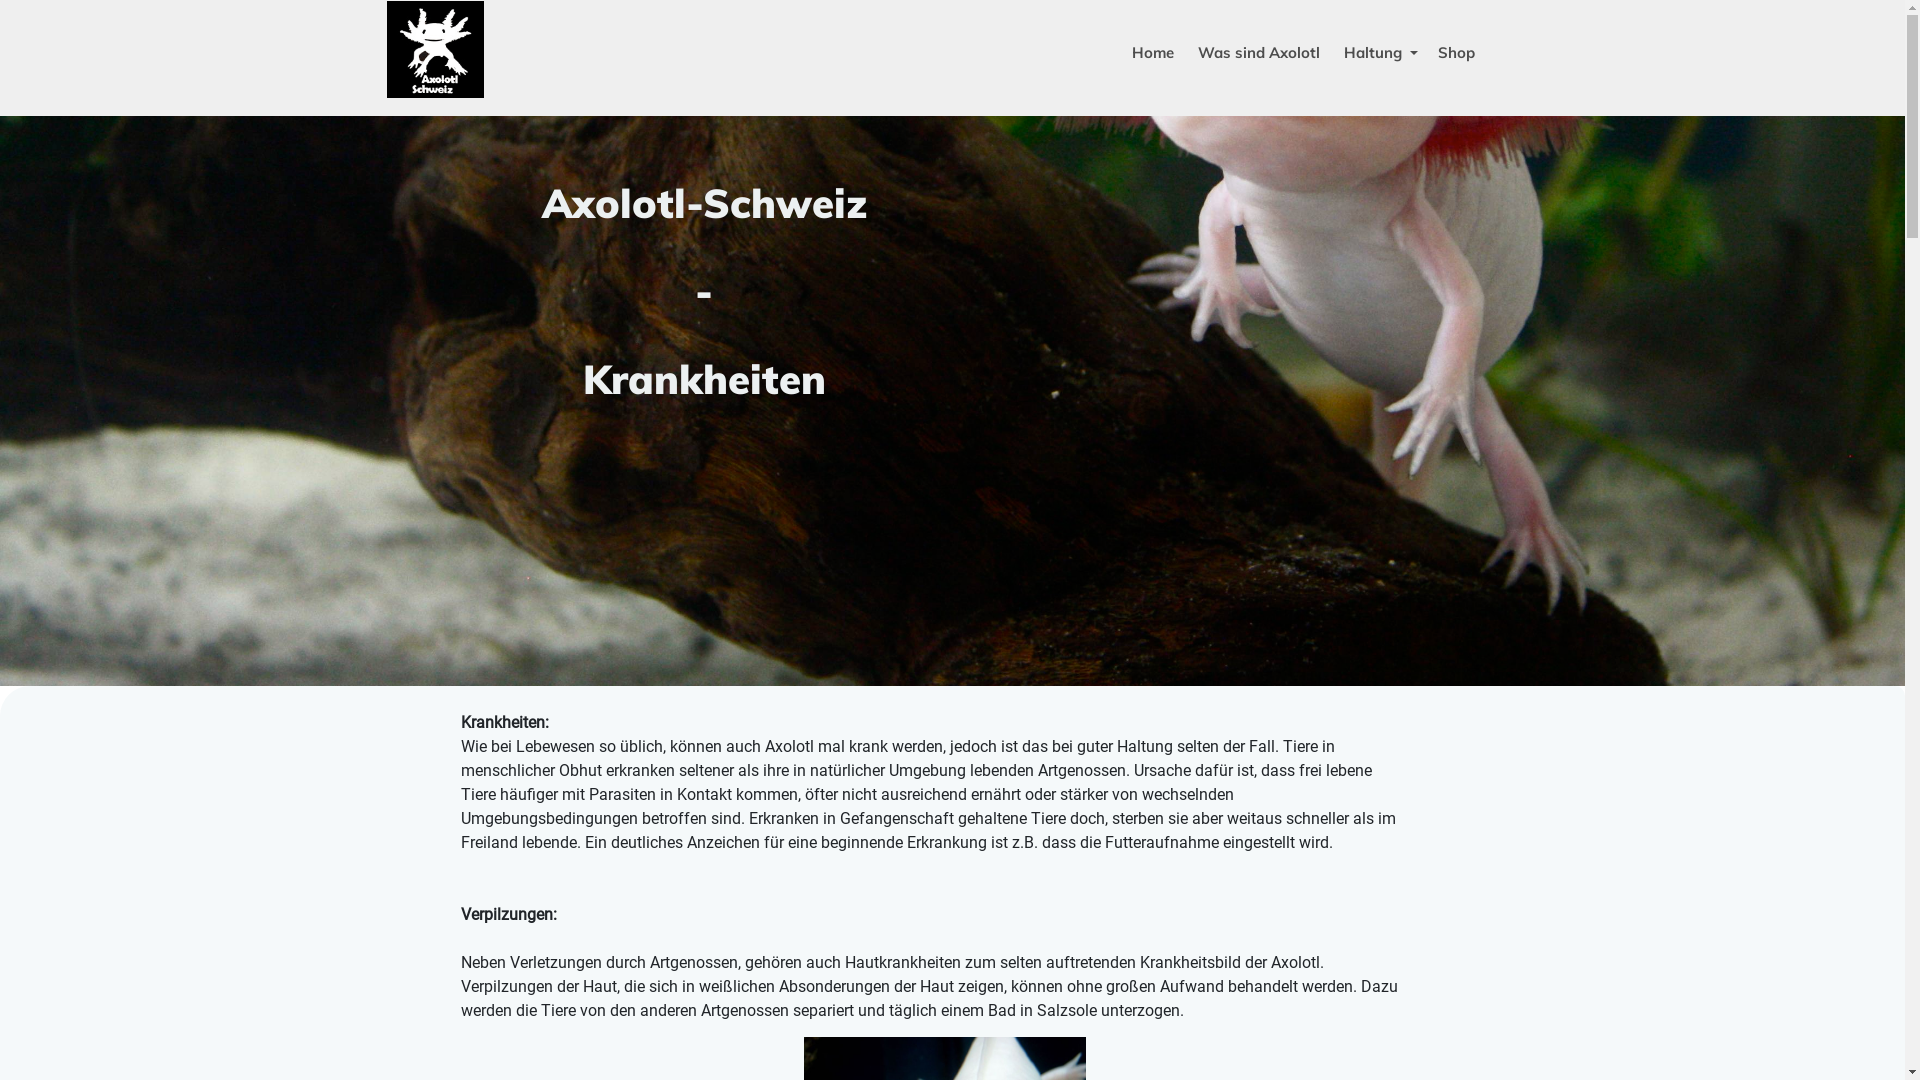 The height and width of the screenshot is (1080, 1920). Describe the element at coordinates (1152, 52) in the screenshot. I see `'Home'` at that location.